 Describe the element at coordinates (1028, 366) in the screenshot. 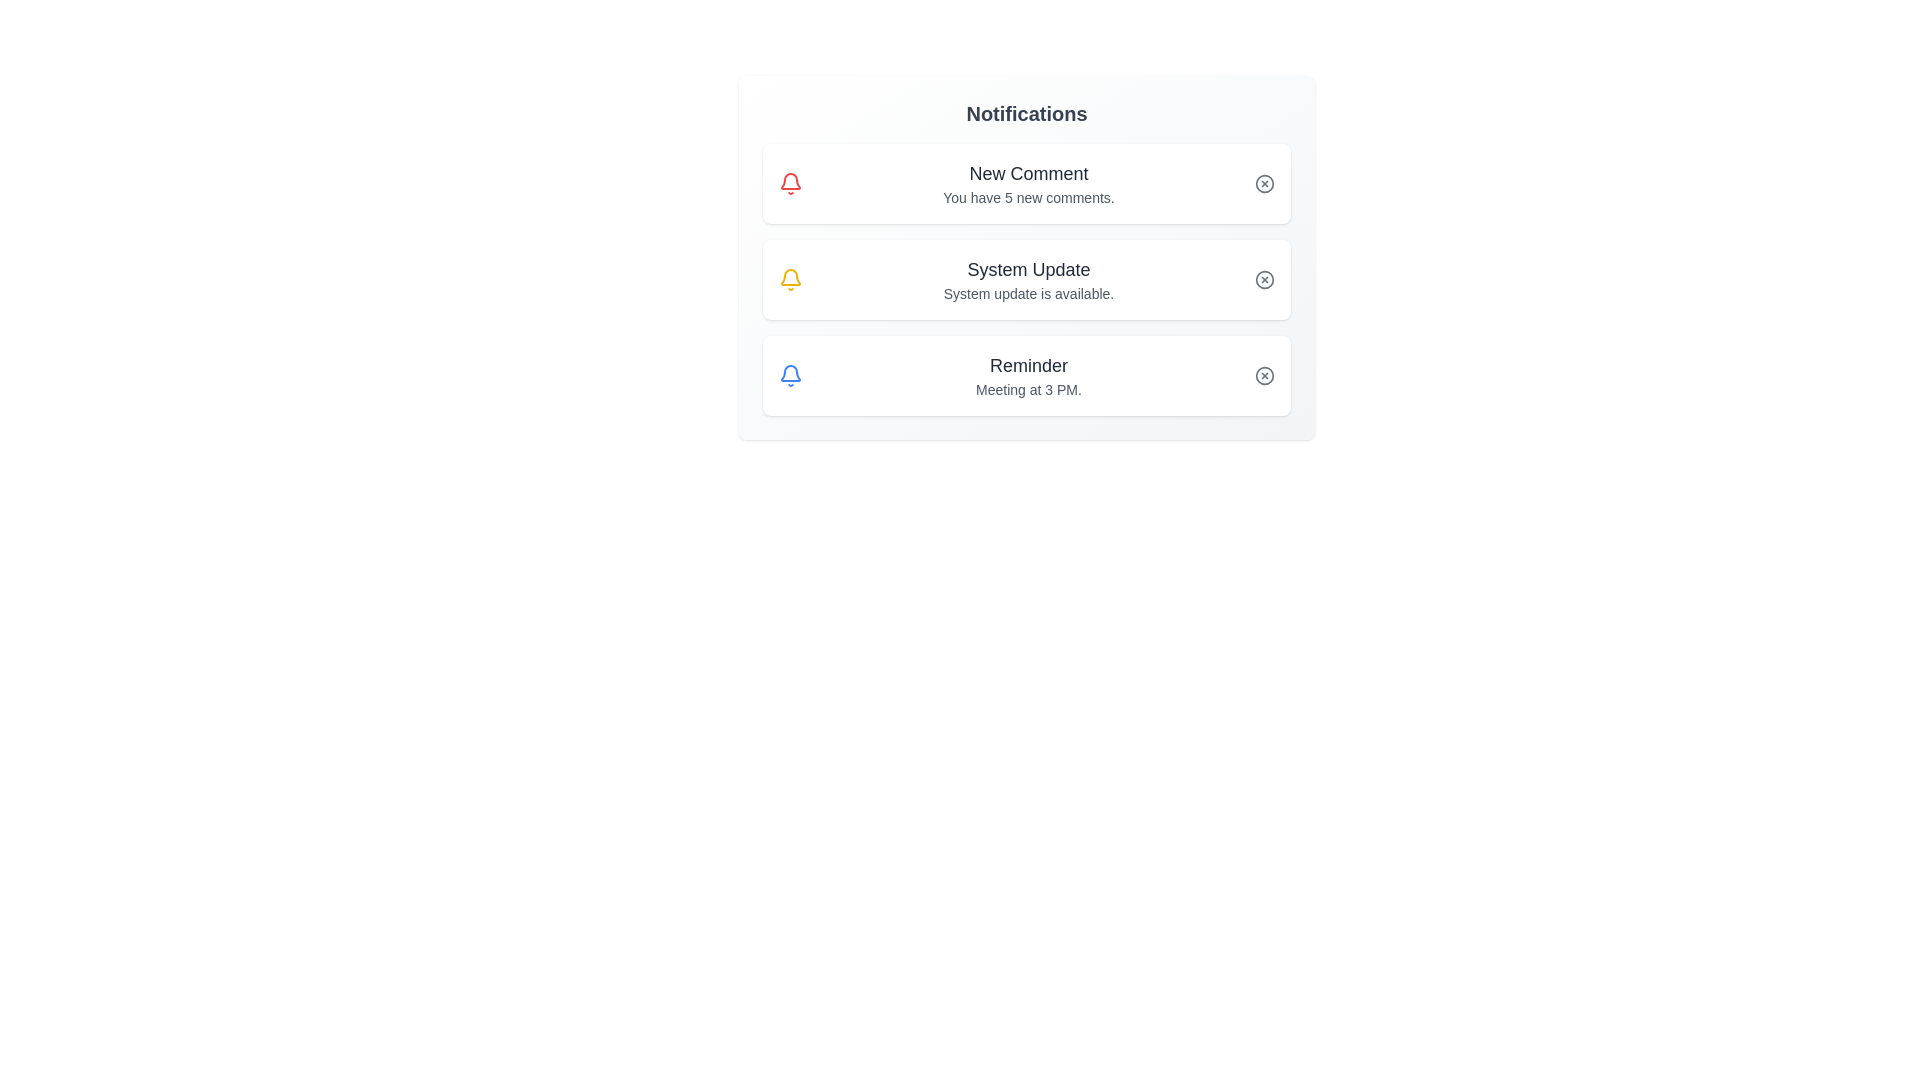

I see `the 'Reminder' text label displayed in bold, medium-sized dark gray font at the top of the third notification box, above the text 'Meeting at 3 PM.'` at that location.